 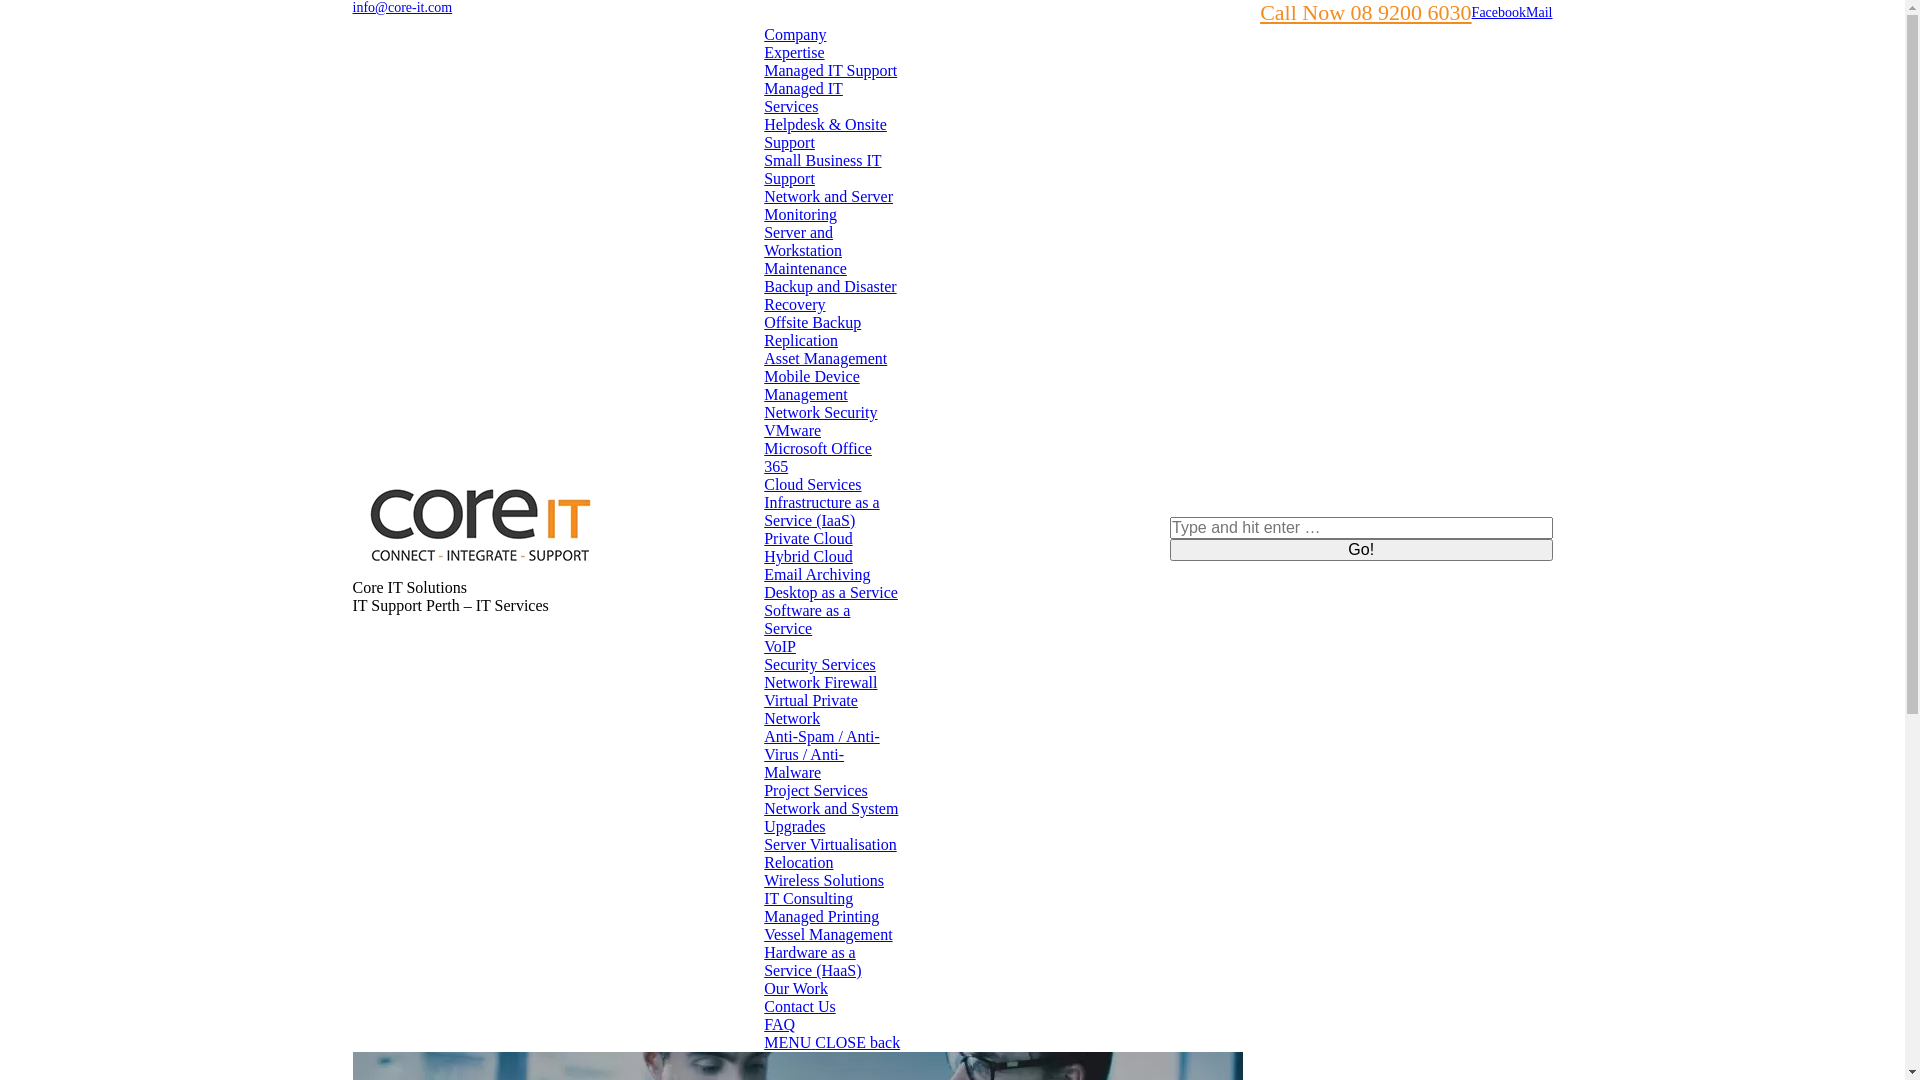 I want to click on 'Expertise', so click(x=762, y=51).